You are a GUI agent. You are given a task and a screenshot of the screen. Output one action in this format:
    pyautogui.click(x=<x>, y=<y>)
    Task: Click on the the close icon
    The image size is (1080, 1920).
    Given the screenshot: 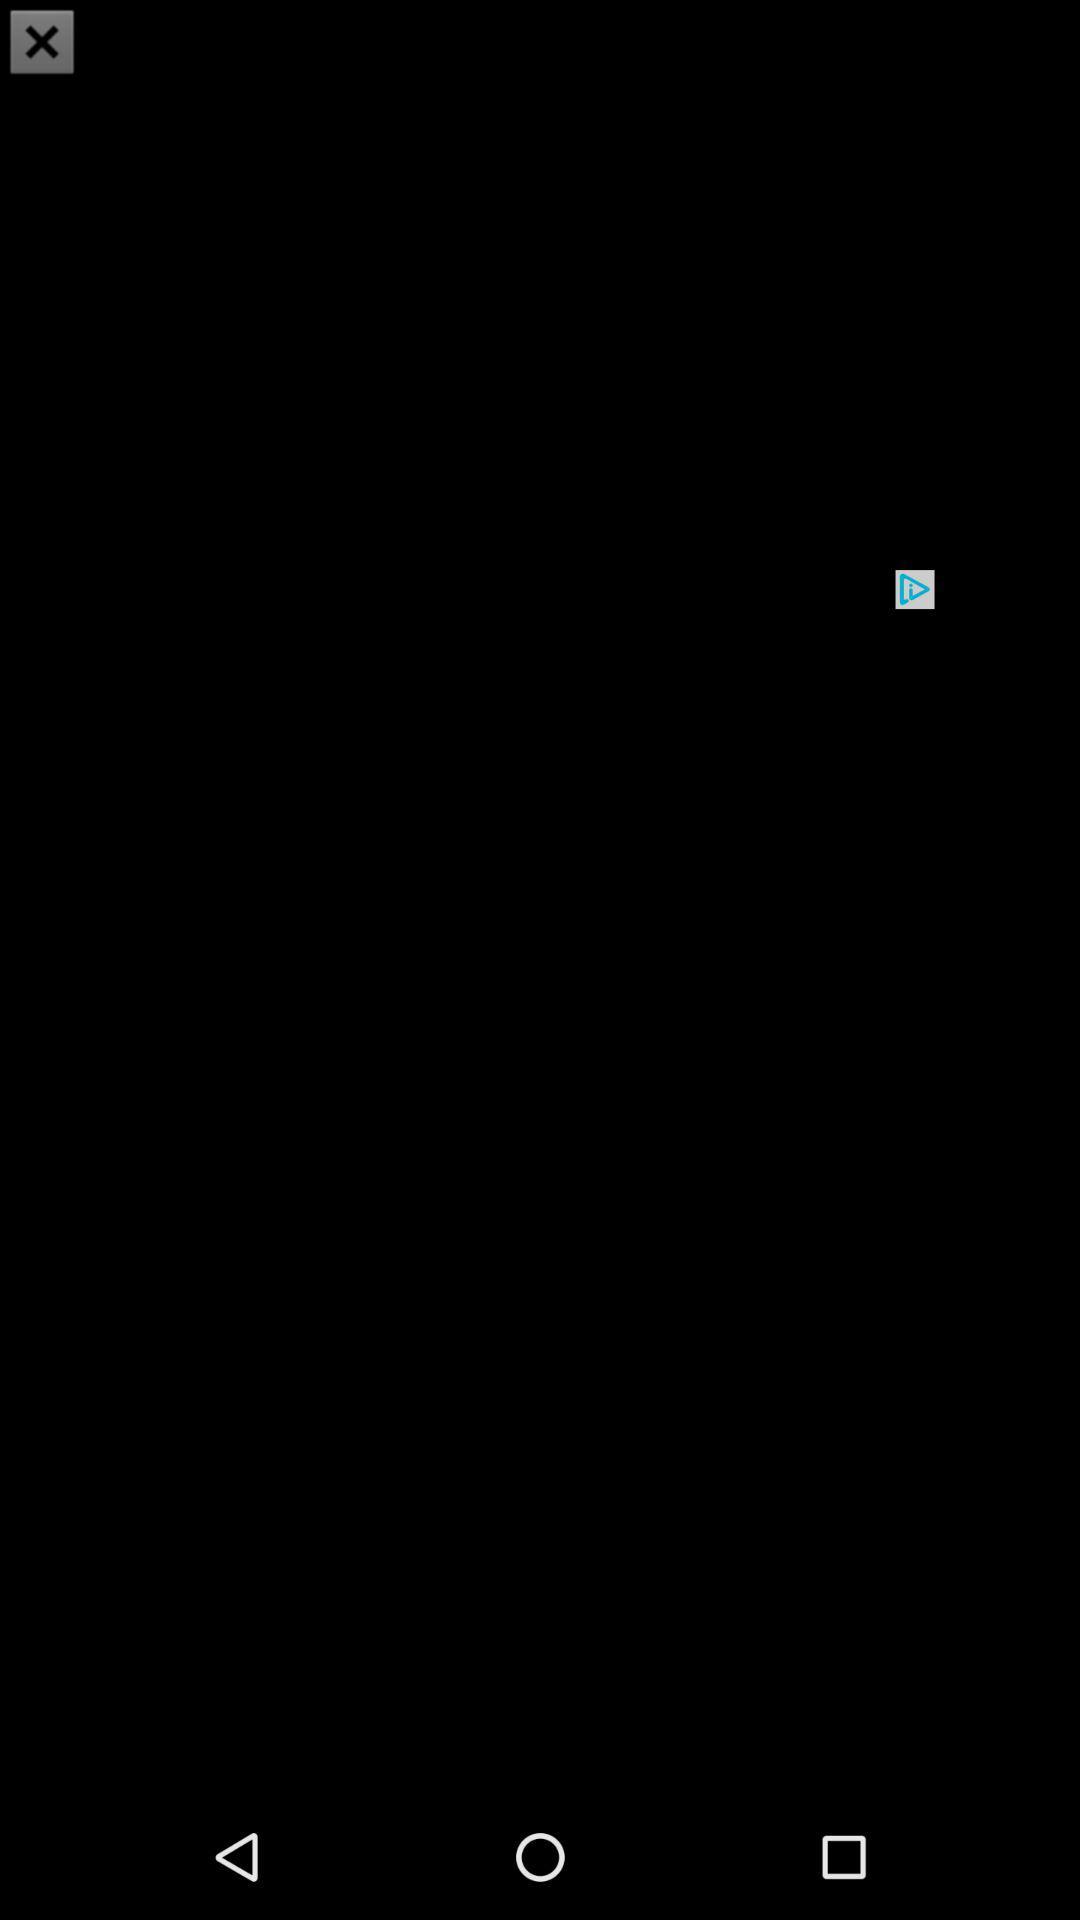 What is the action you would take?
    pyautogui.click(x=42, y=44)
    